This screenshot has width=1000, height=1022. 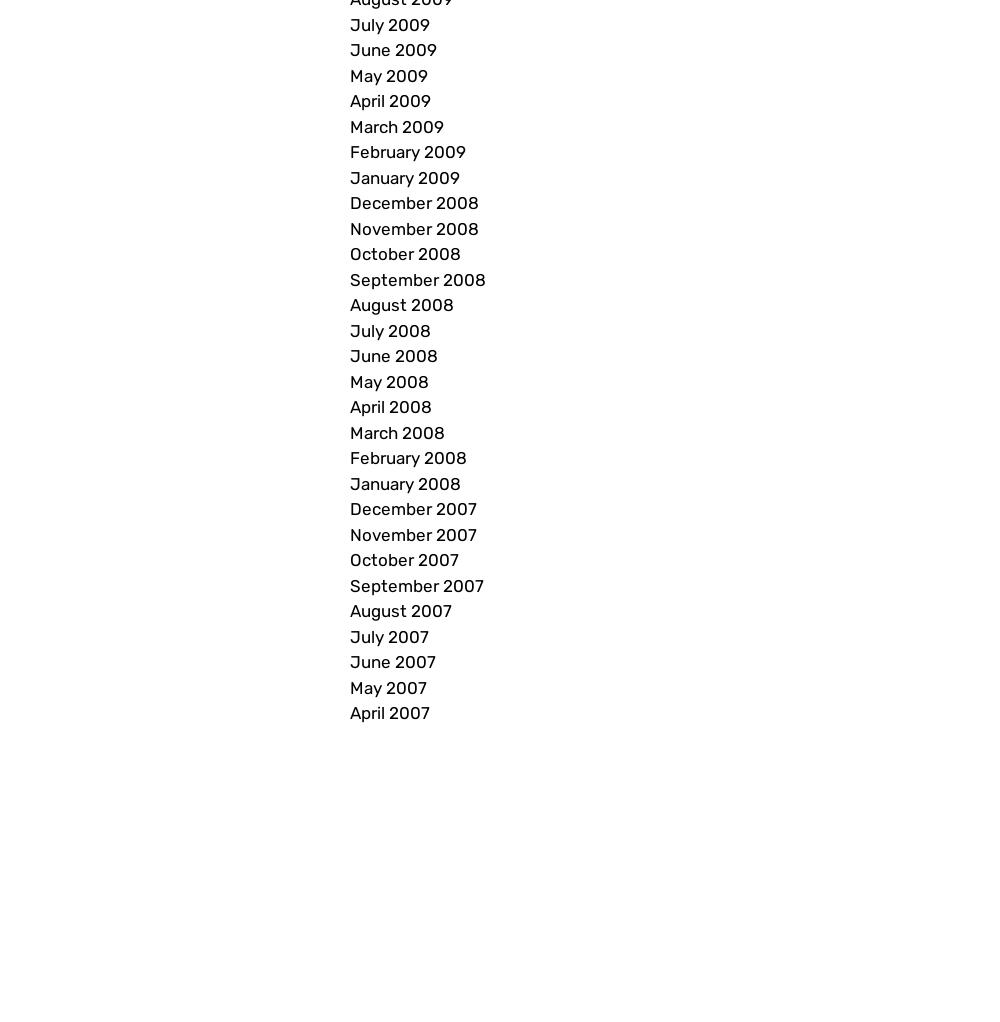 I want to click on 'January 2009', so click(x=405, y=176).